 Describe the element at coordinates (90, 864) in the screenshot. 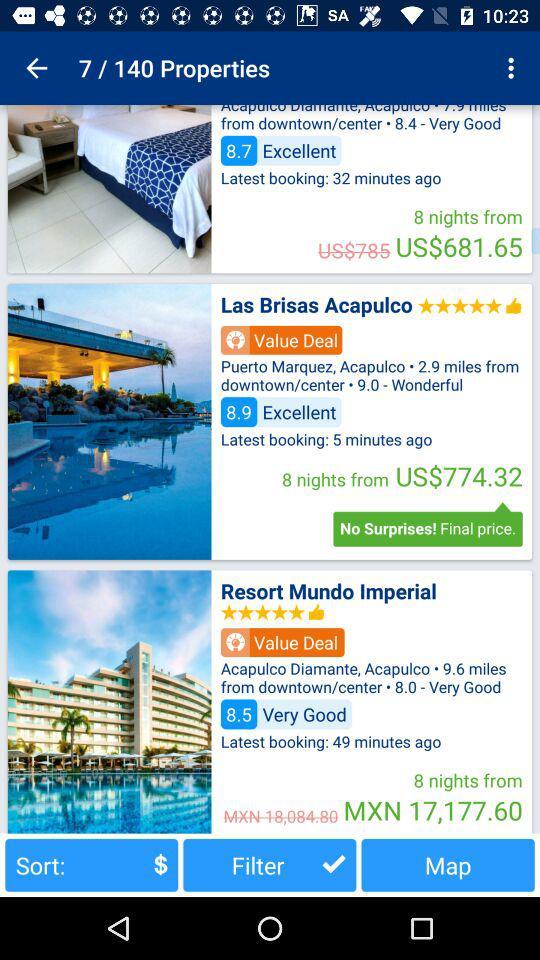

I see `the item to the left of the filter button` at that location.